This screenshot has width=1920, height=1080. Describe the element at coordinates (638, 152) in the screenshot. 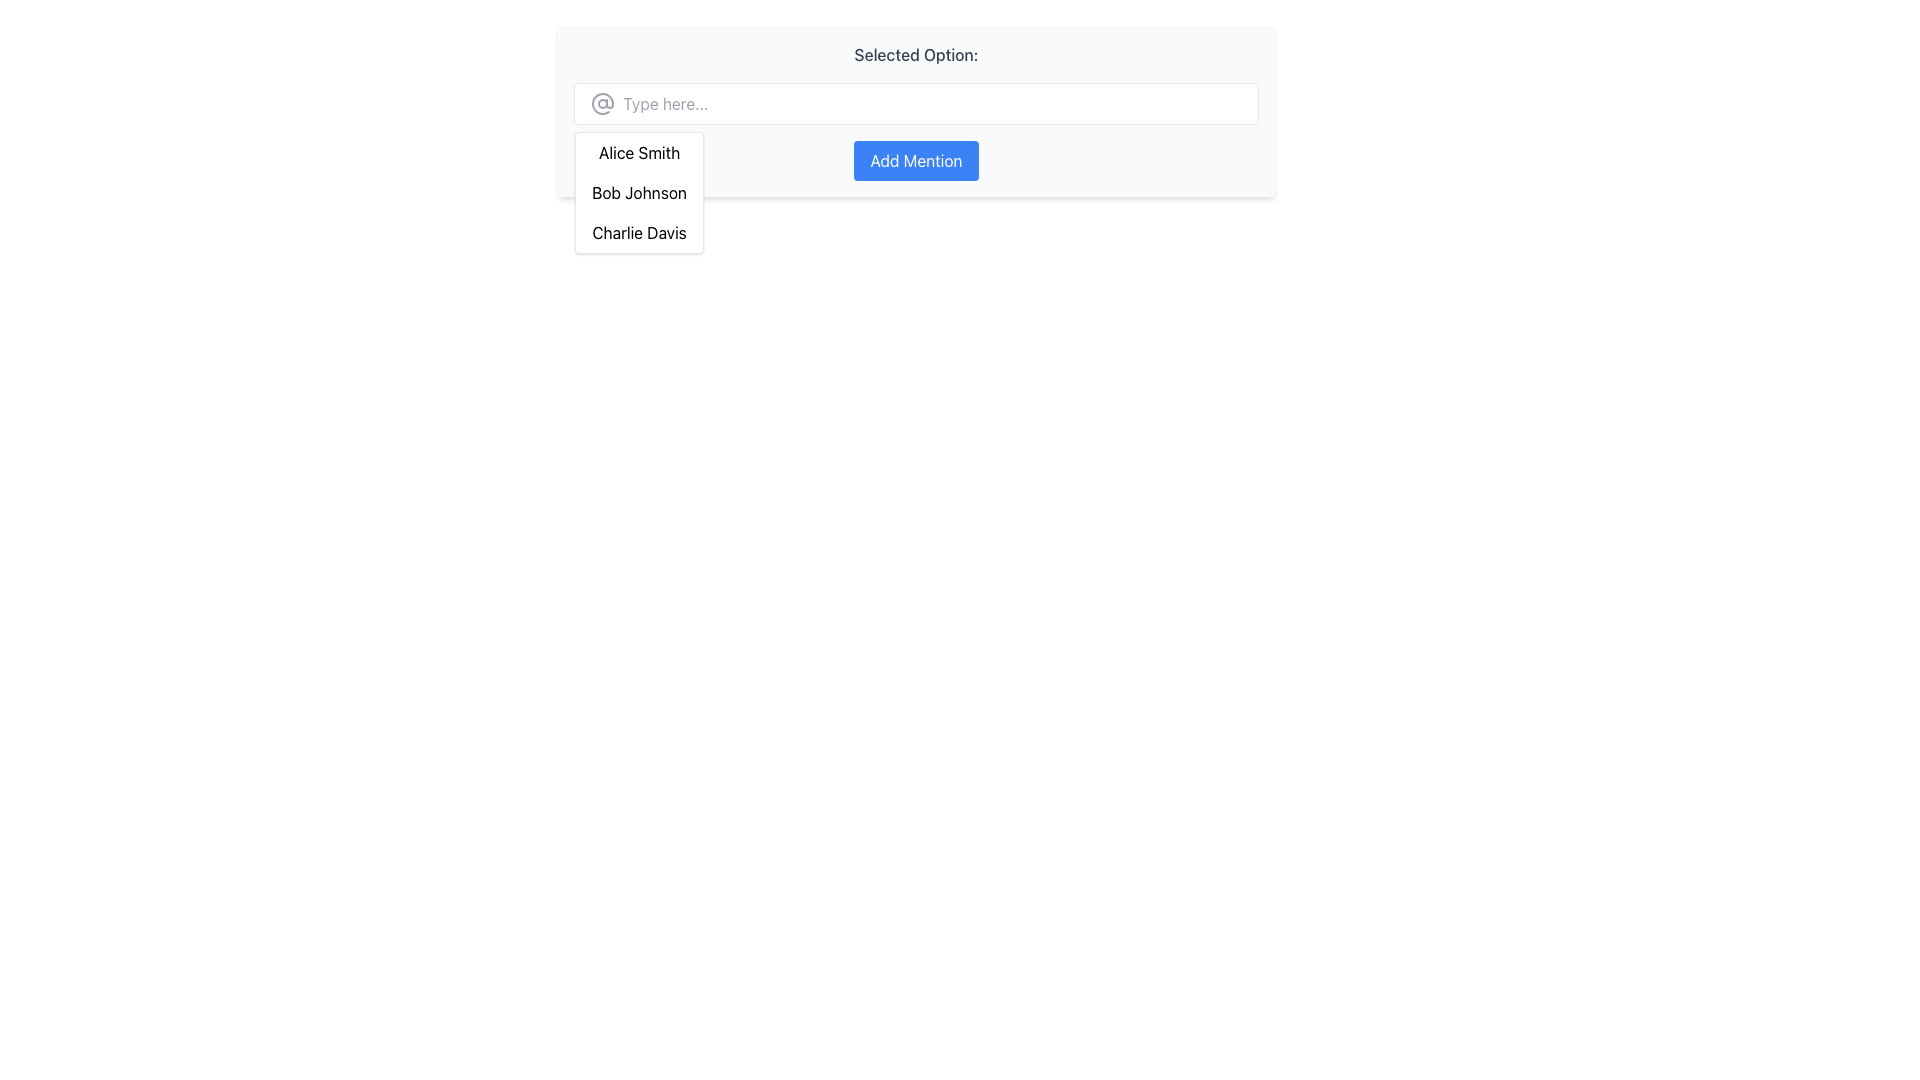

I see `the text option 'Alice Smith' in the dropdown list` at that location.